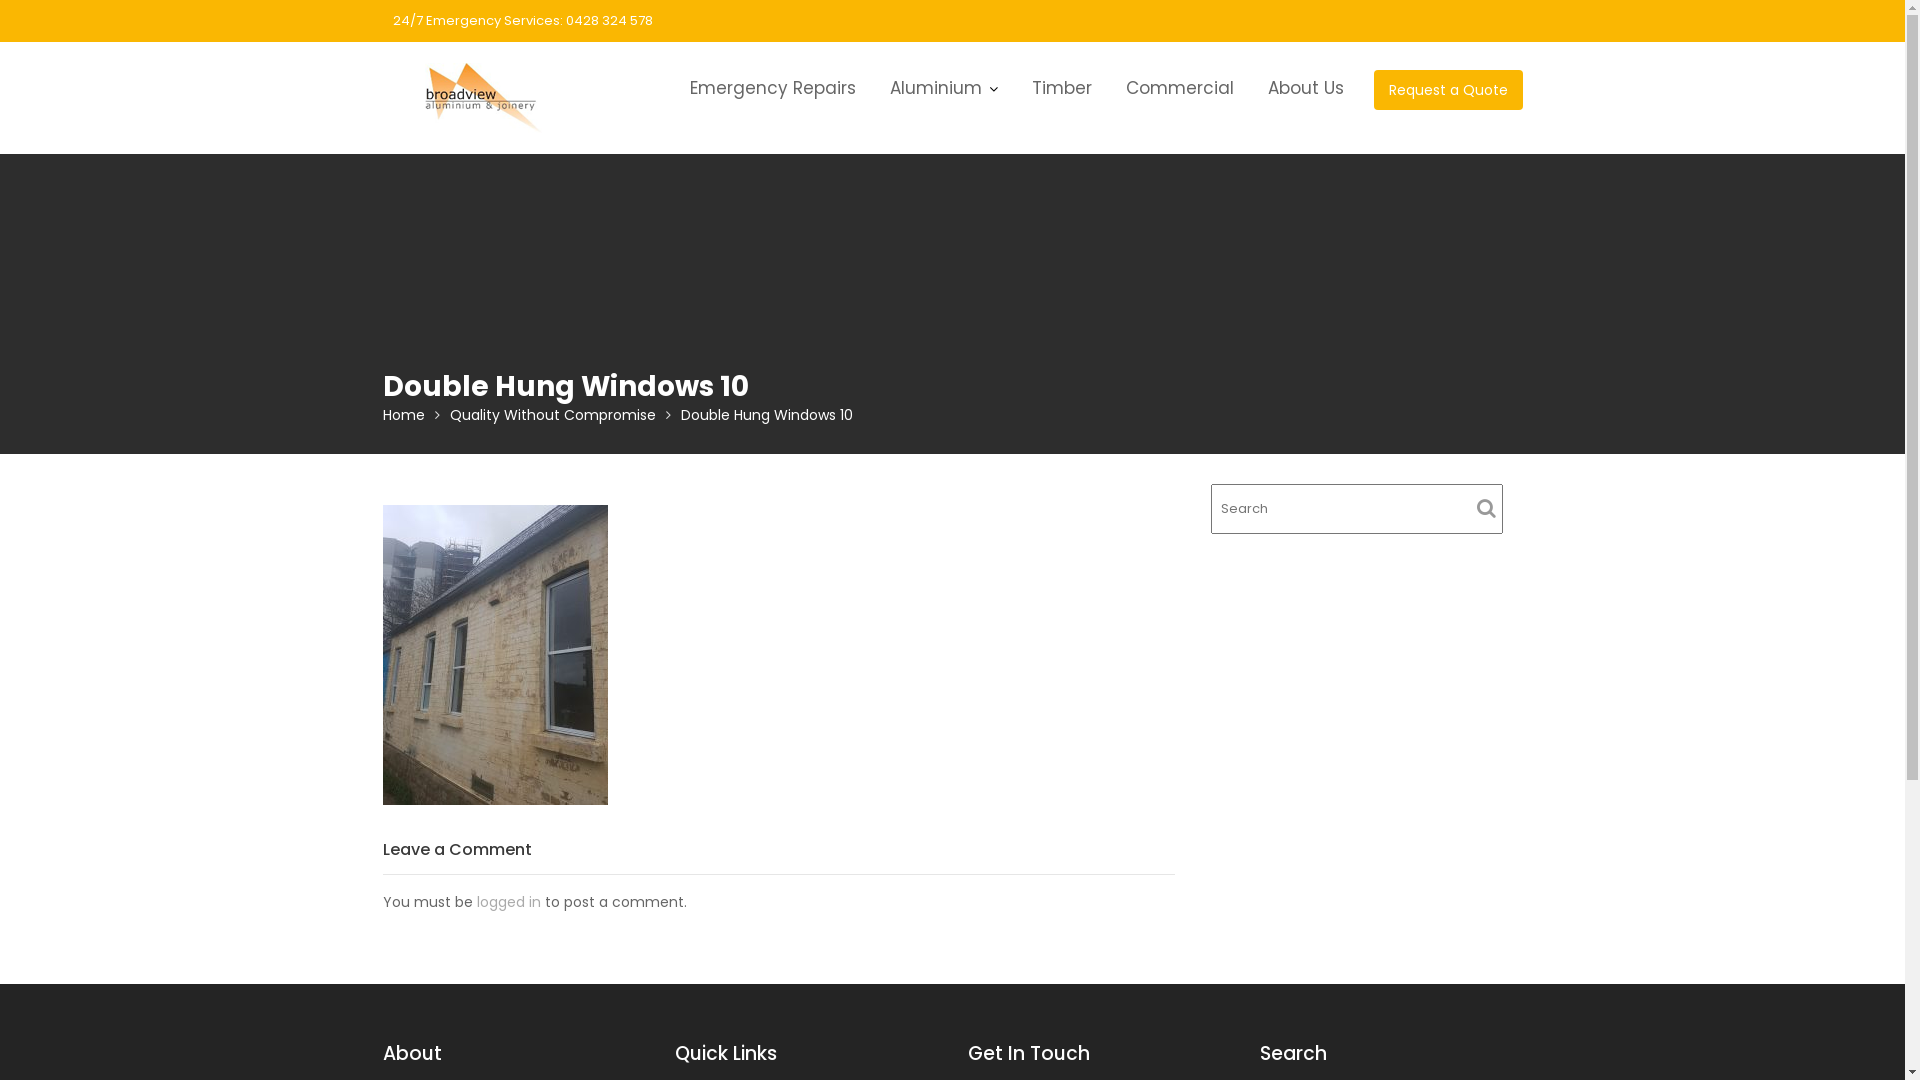  Describe the element at coordinates (1305, 87) in the screenshot. I see `'About Us'` at that location.